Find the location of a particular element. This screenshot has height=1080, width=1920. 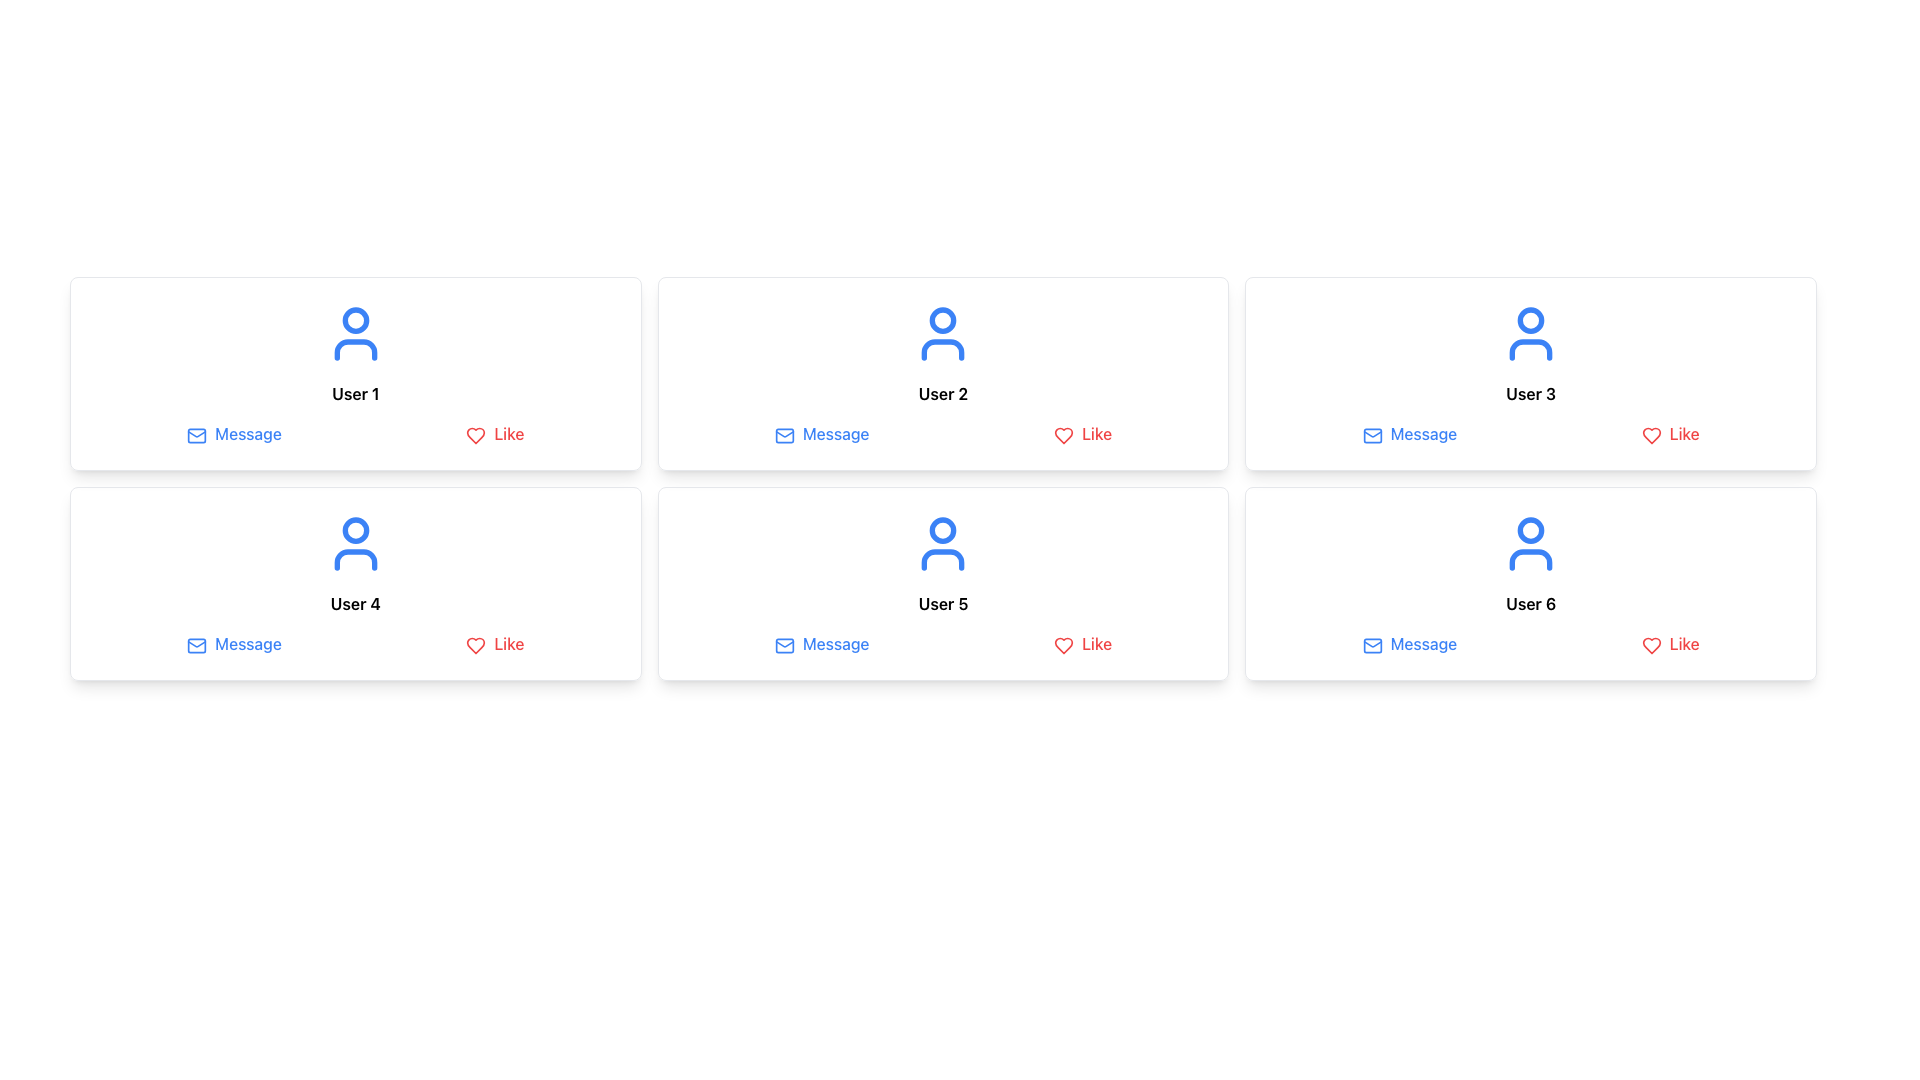

the red heart icon that resembles a favorite button located beside the 'Like' label in the user card of 'User 1' is located at coordinates (475, 434).